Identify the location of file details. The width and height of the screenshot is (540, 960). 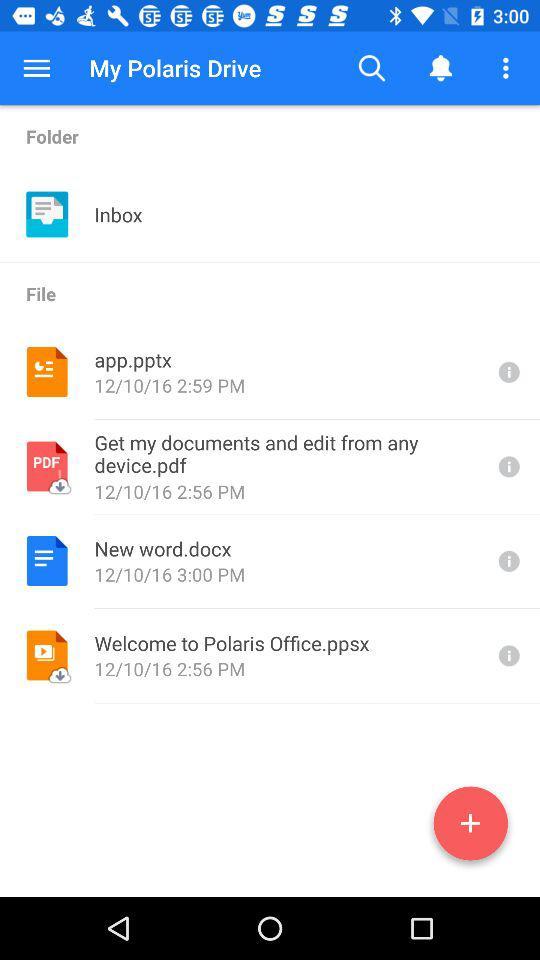
(507, 371).